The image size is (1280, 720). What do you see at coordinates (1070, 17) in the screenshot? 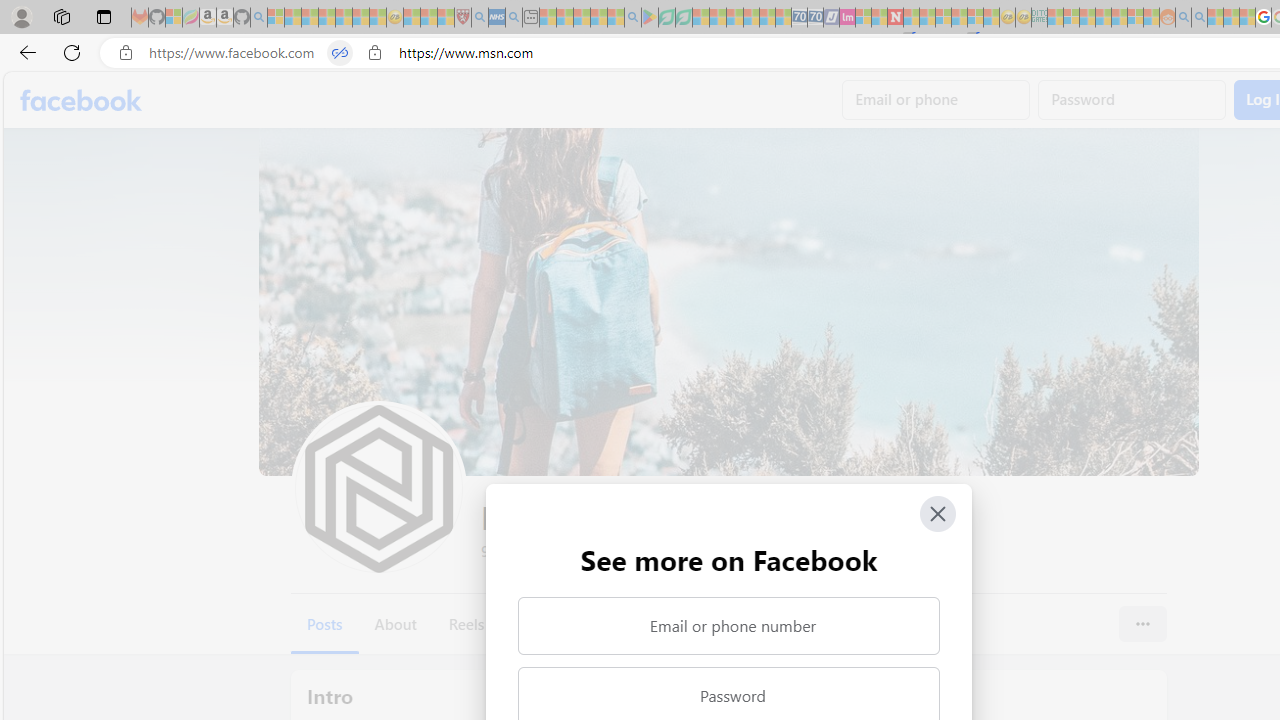
I see `'Microsoft account | Privacy - Sleeping'` at bounding box center [1070, 17].